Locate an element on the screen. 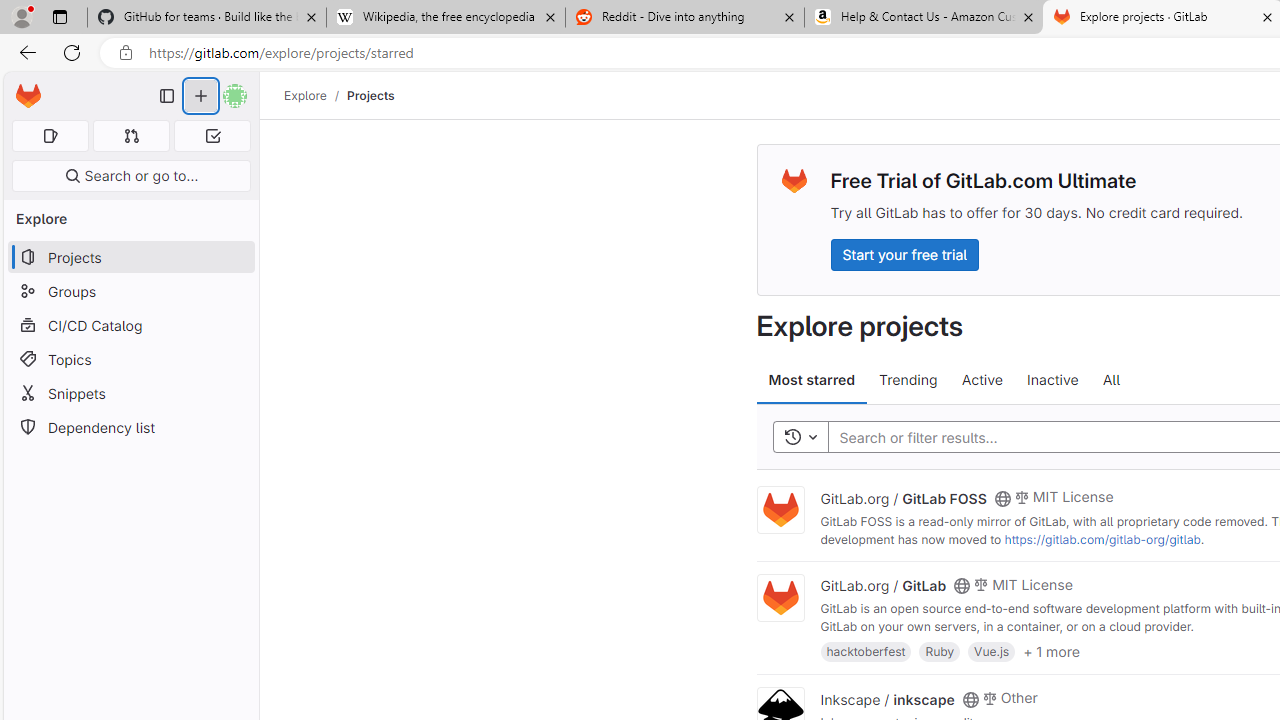  'GitLab.org / GitLab FOSS' is located at coordinates (902, 496).